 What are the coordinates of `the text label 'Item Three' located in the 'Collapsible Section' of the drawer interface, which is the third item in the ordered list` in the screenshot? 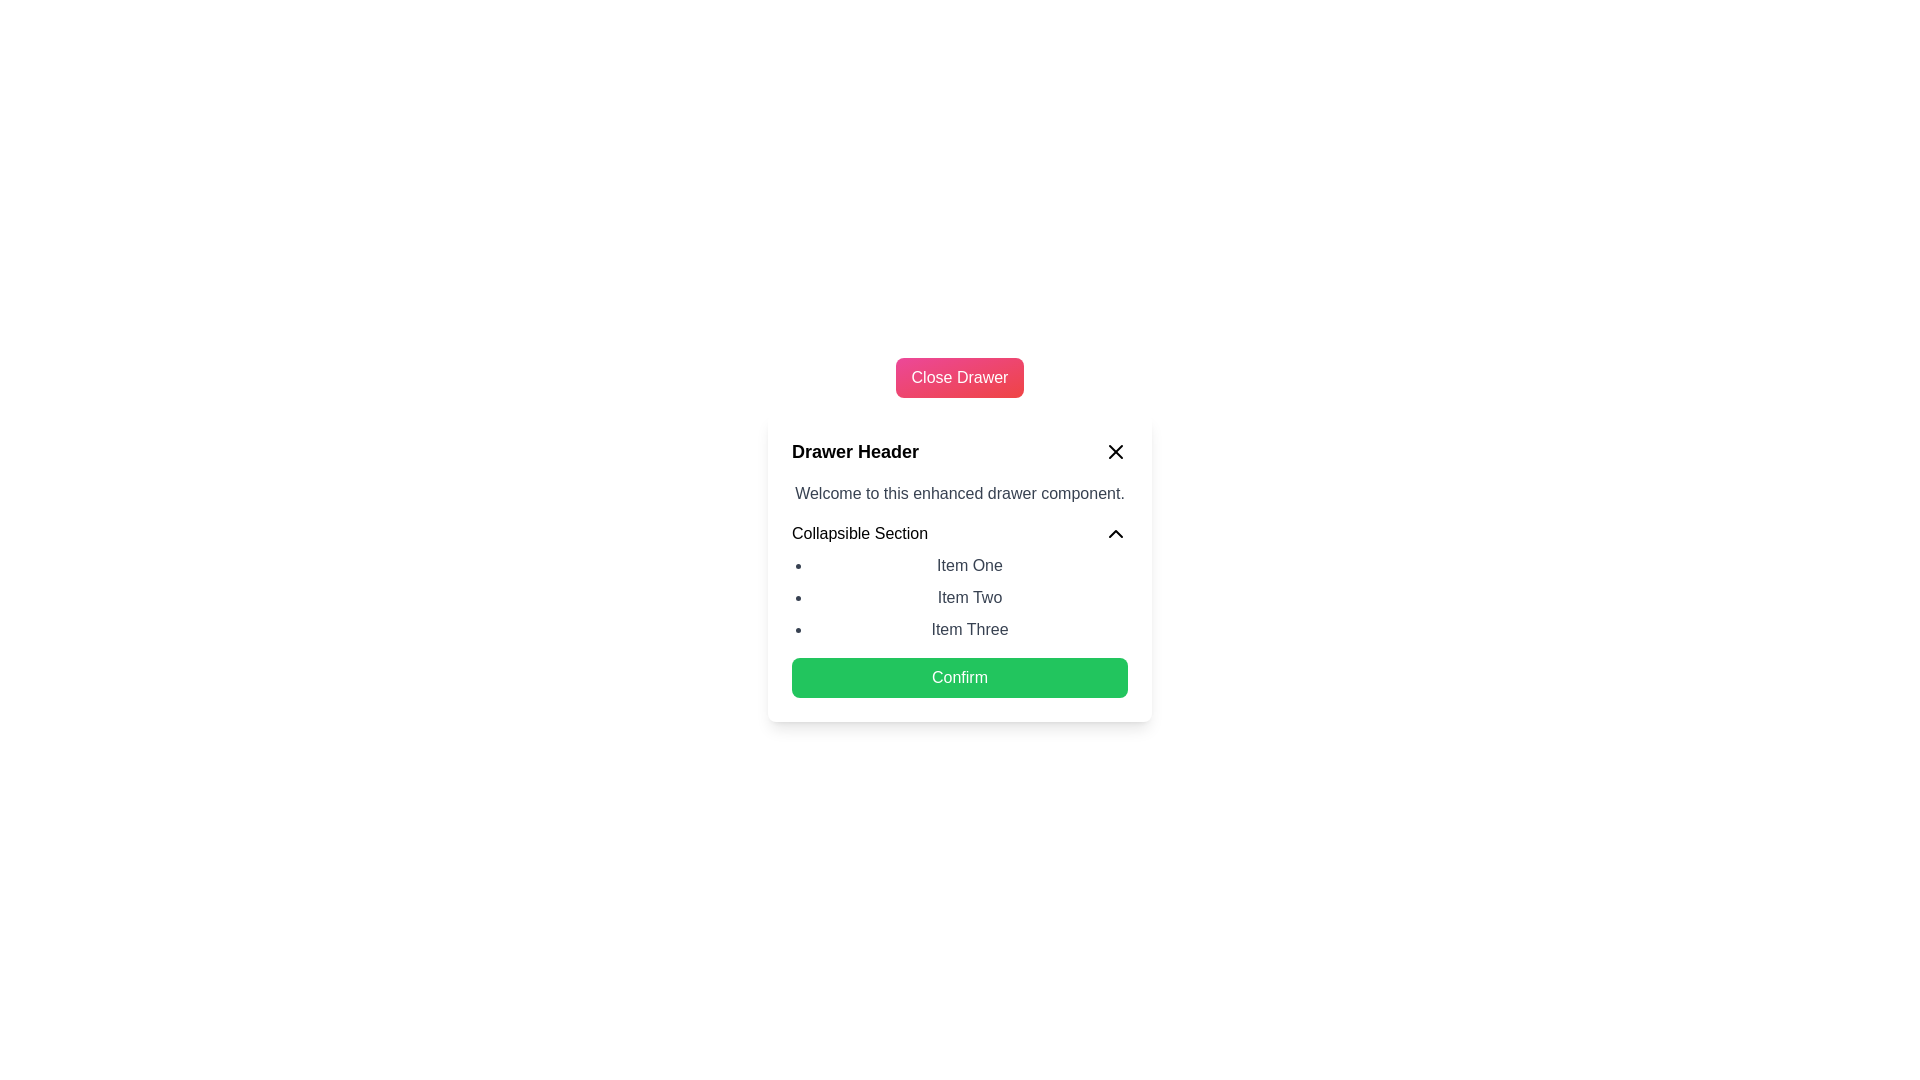 It's located at (969, 628).